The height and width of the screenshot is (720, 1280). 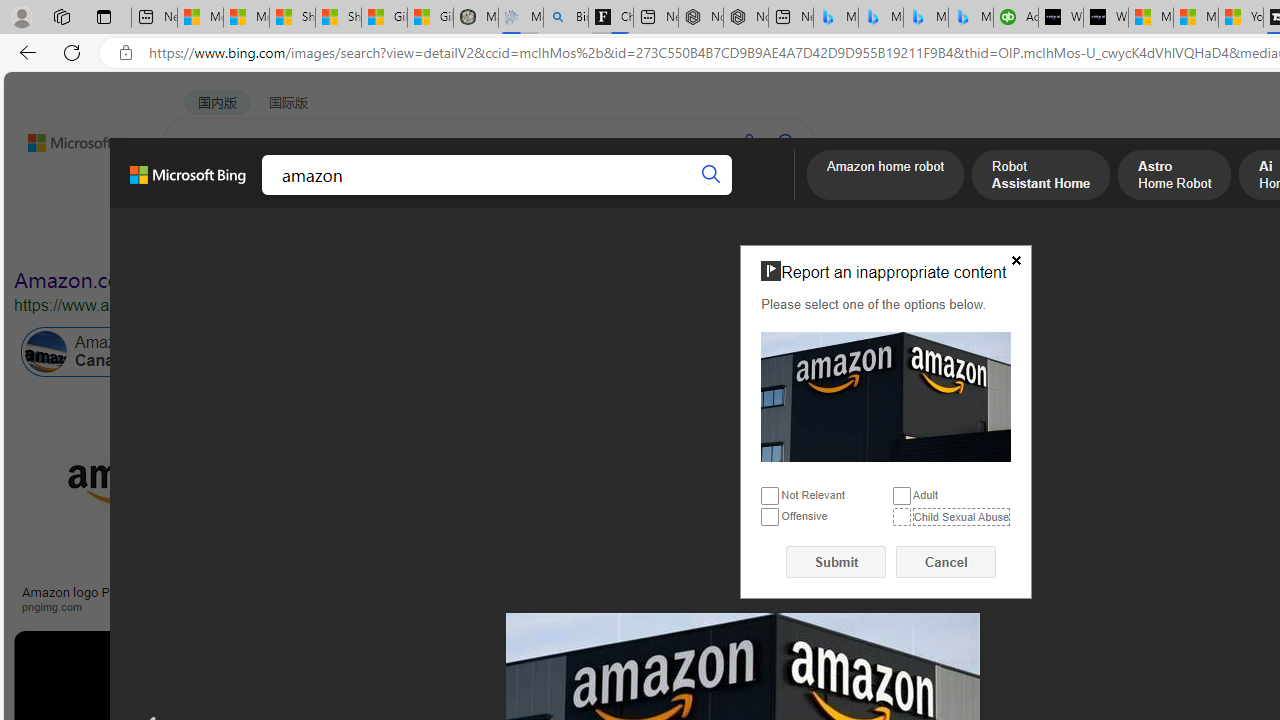 I want to click on 'Color', so click(x=304, y=236).